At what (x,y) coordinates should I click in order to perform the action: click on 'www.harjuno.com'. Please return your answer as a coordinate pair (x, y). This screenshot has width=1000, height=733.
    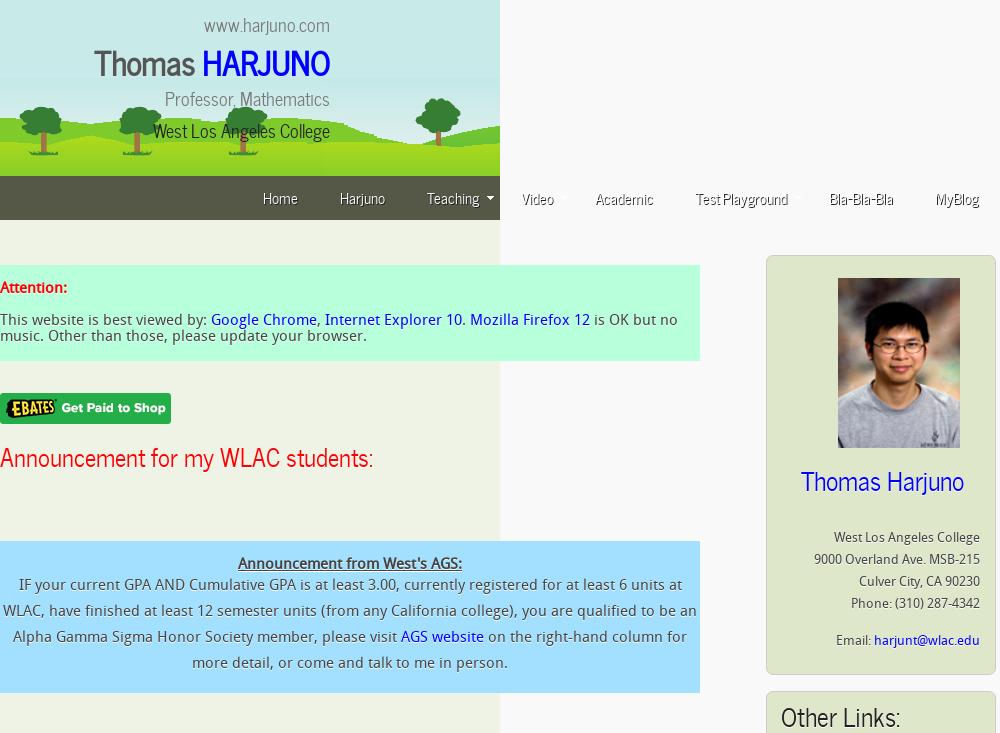
    Looking at the image, I should click on (267, 22).